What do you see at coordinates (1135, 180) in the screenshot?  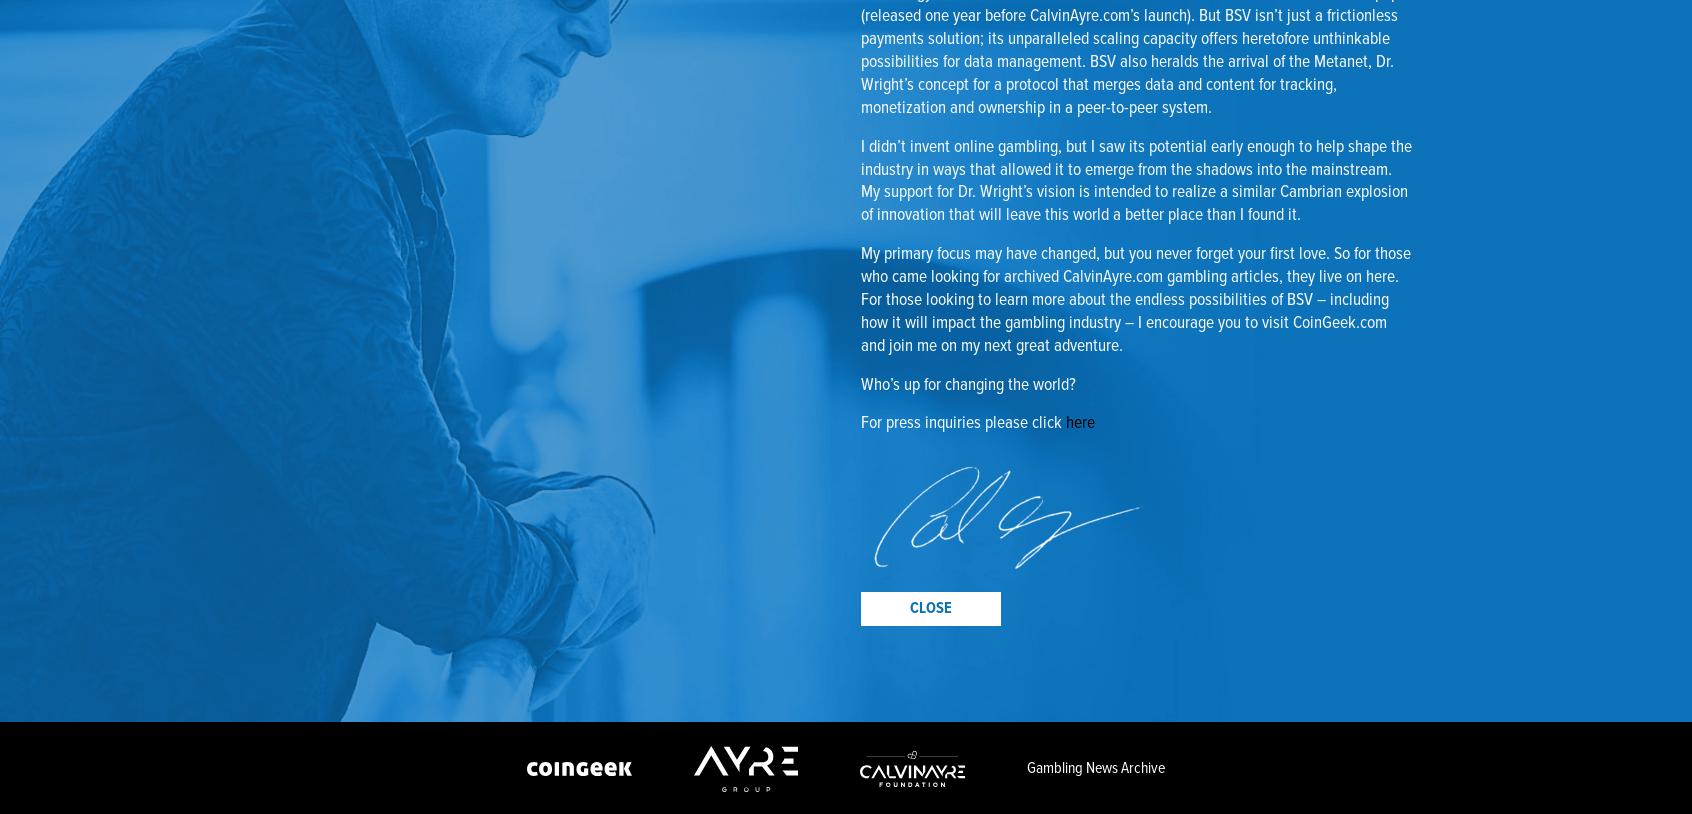 I see `'I didn’t invent online gambling, but I saw its potential early enough to help shape the industry in ways that allowed it to emerge from the shadows into the mainstream. My support for Dr. Wright’s vision is intended to realize a similar Cambrian explosion of innovation that will leave this world a better place than I found it.'` at bounding box center [1135, 180].